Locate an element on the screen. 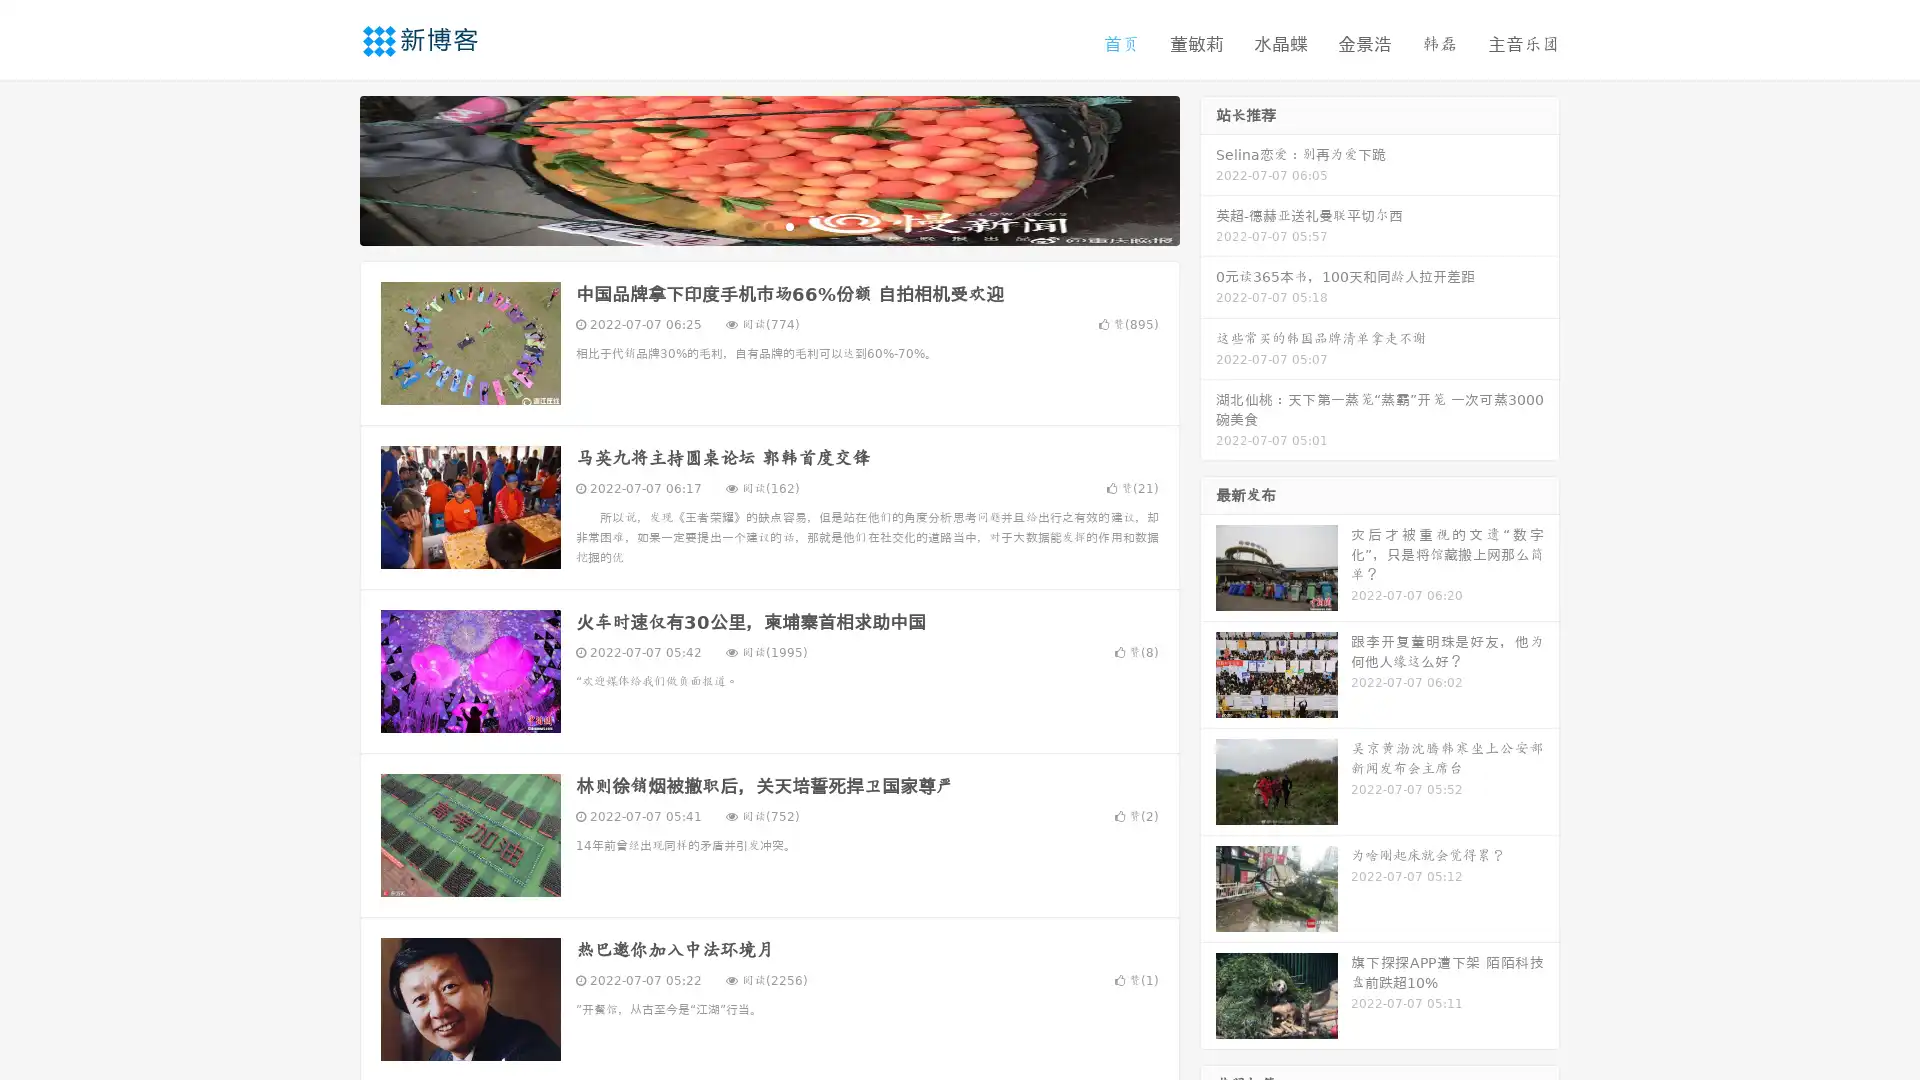  Go to slide 1 is located at coordinates (748, 225).